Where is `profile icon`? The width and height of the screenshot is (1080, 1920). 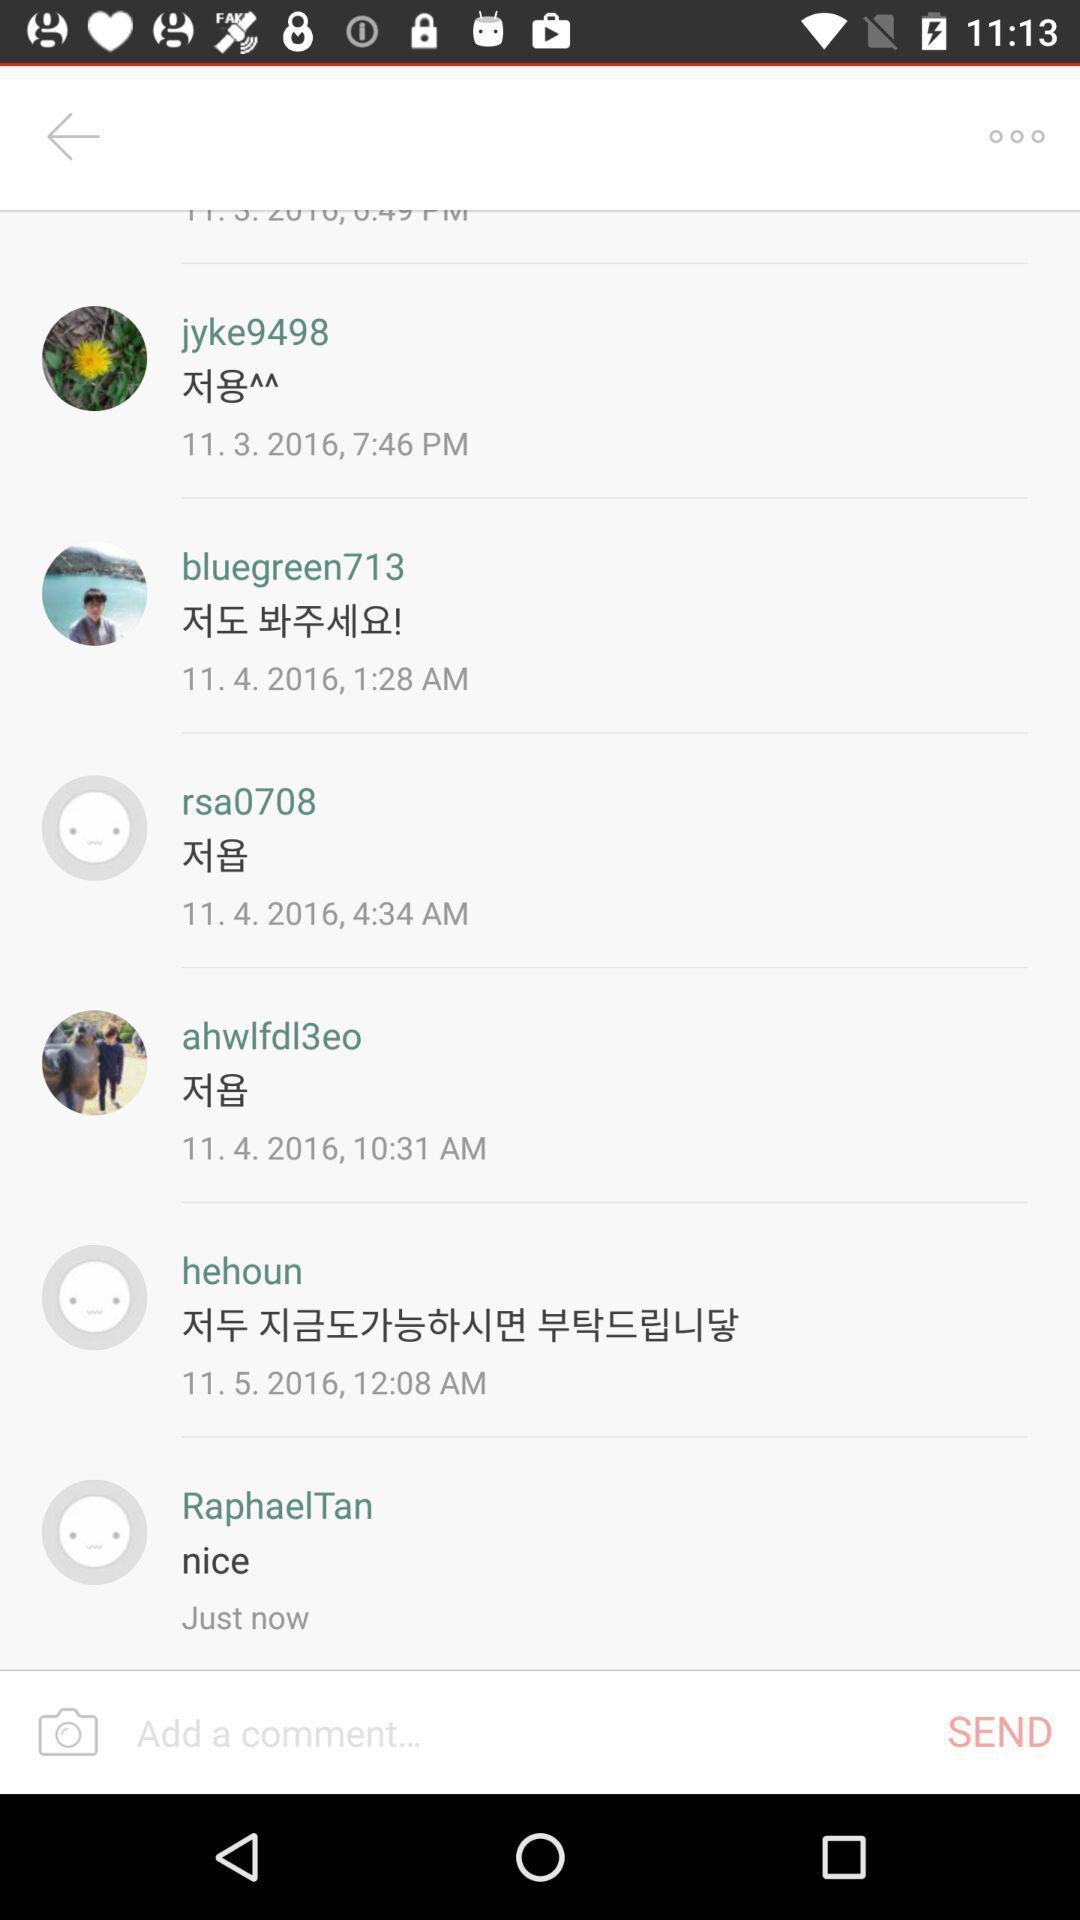 profile icon is located at coordinates (94, 1531).